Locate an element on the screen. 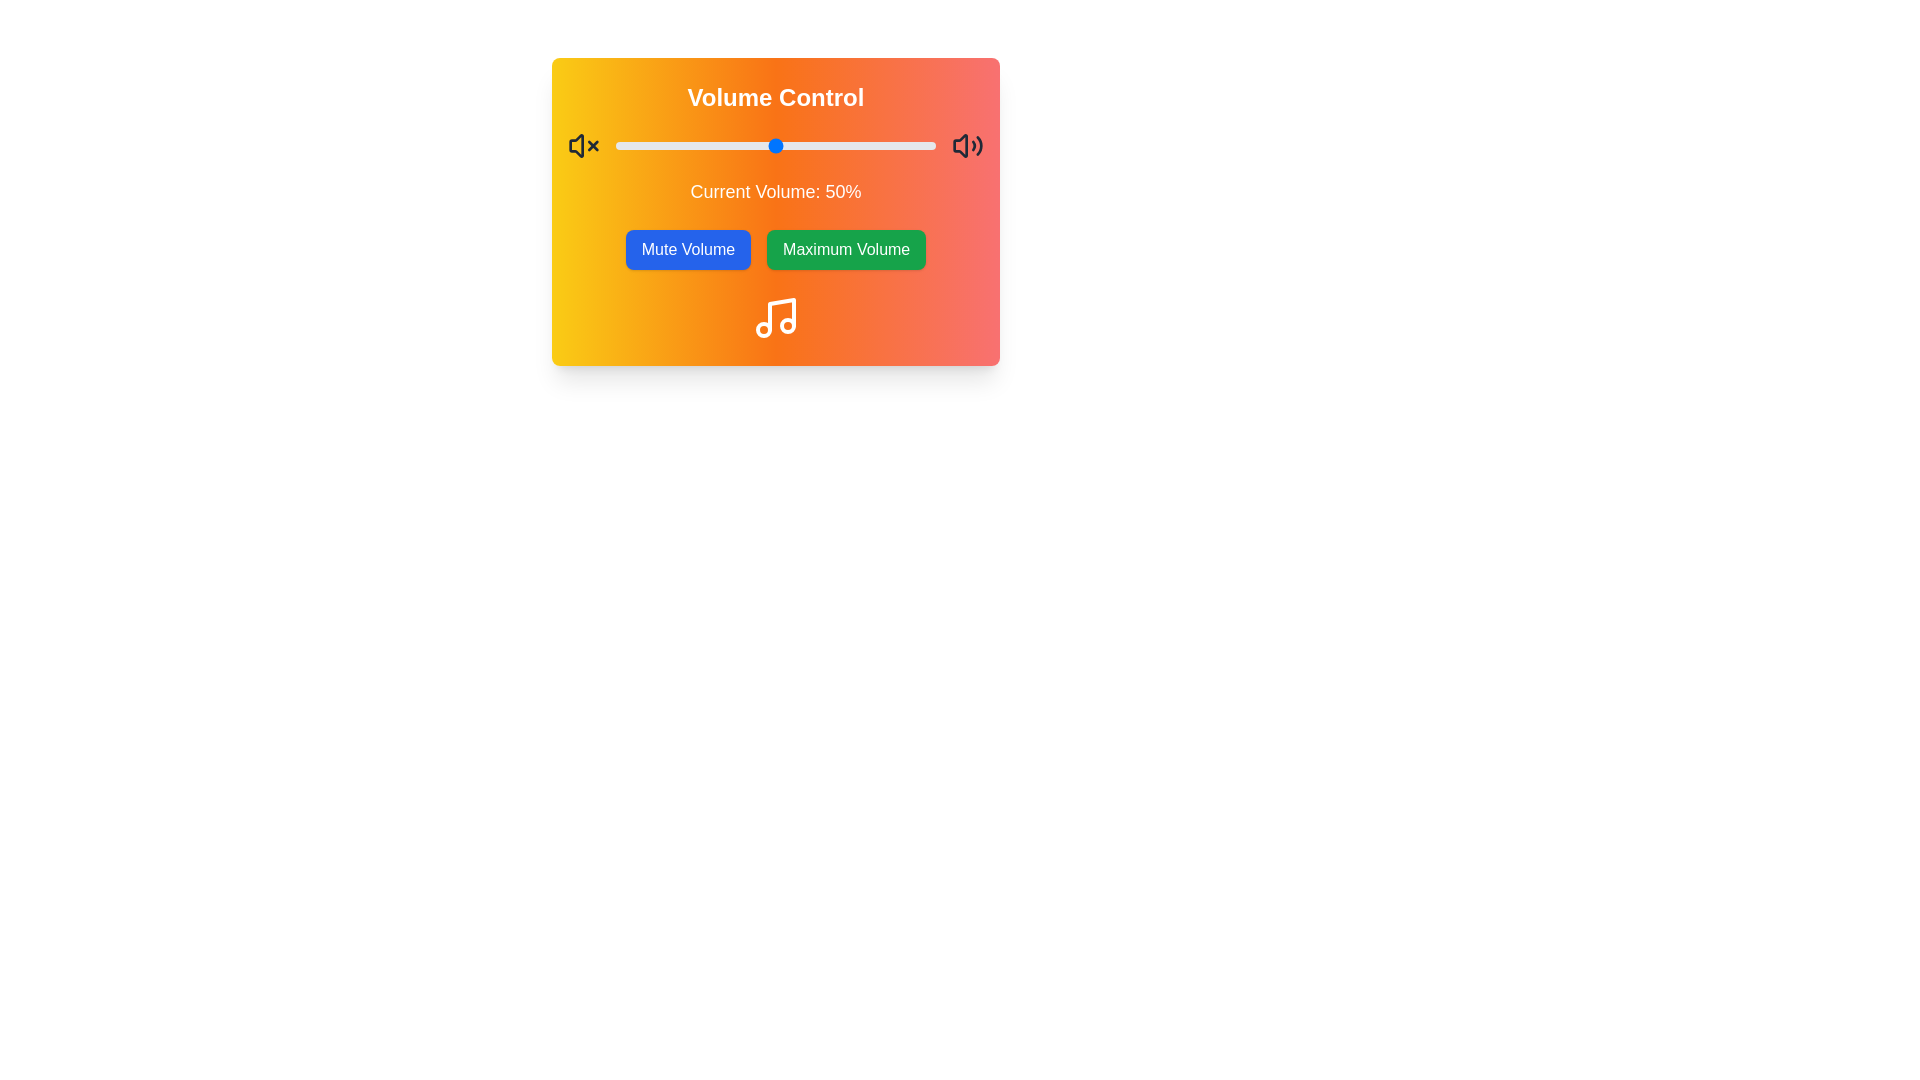 This screenshot has height=1080, width=1920. the volume slider to 26% is located at coordinates (699, 145).